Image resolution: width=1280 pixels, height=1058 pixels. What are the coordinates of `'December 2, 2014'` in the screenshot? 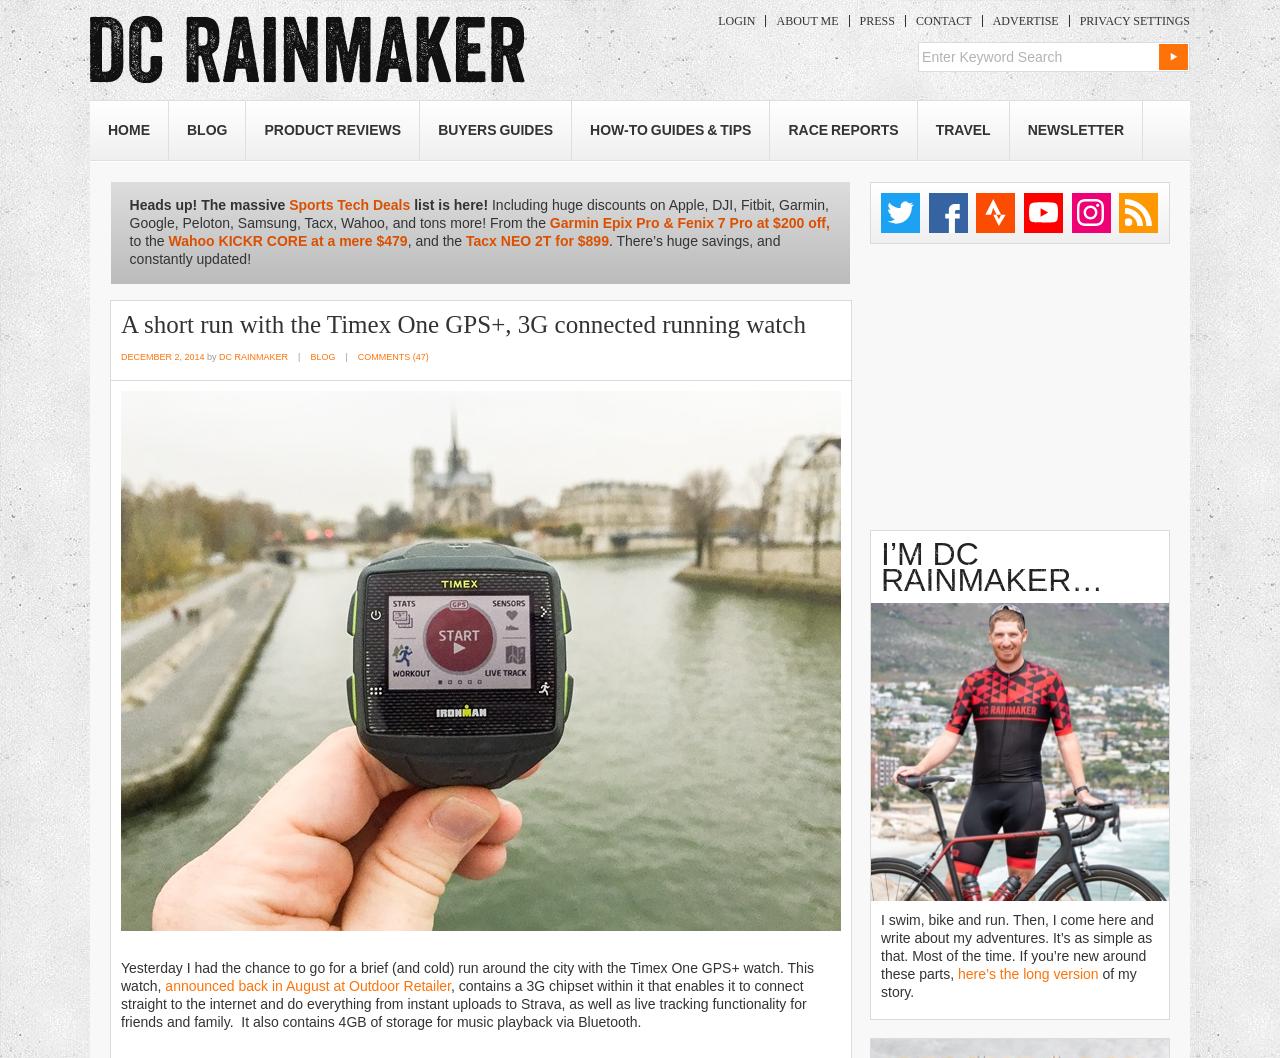 It's located at (162, 356).